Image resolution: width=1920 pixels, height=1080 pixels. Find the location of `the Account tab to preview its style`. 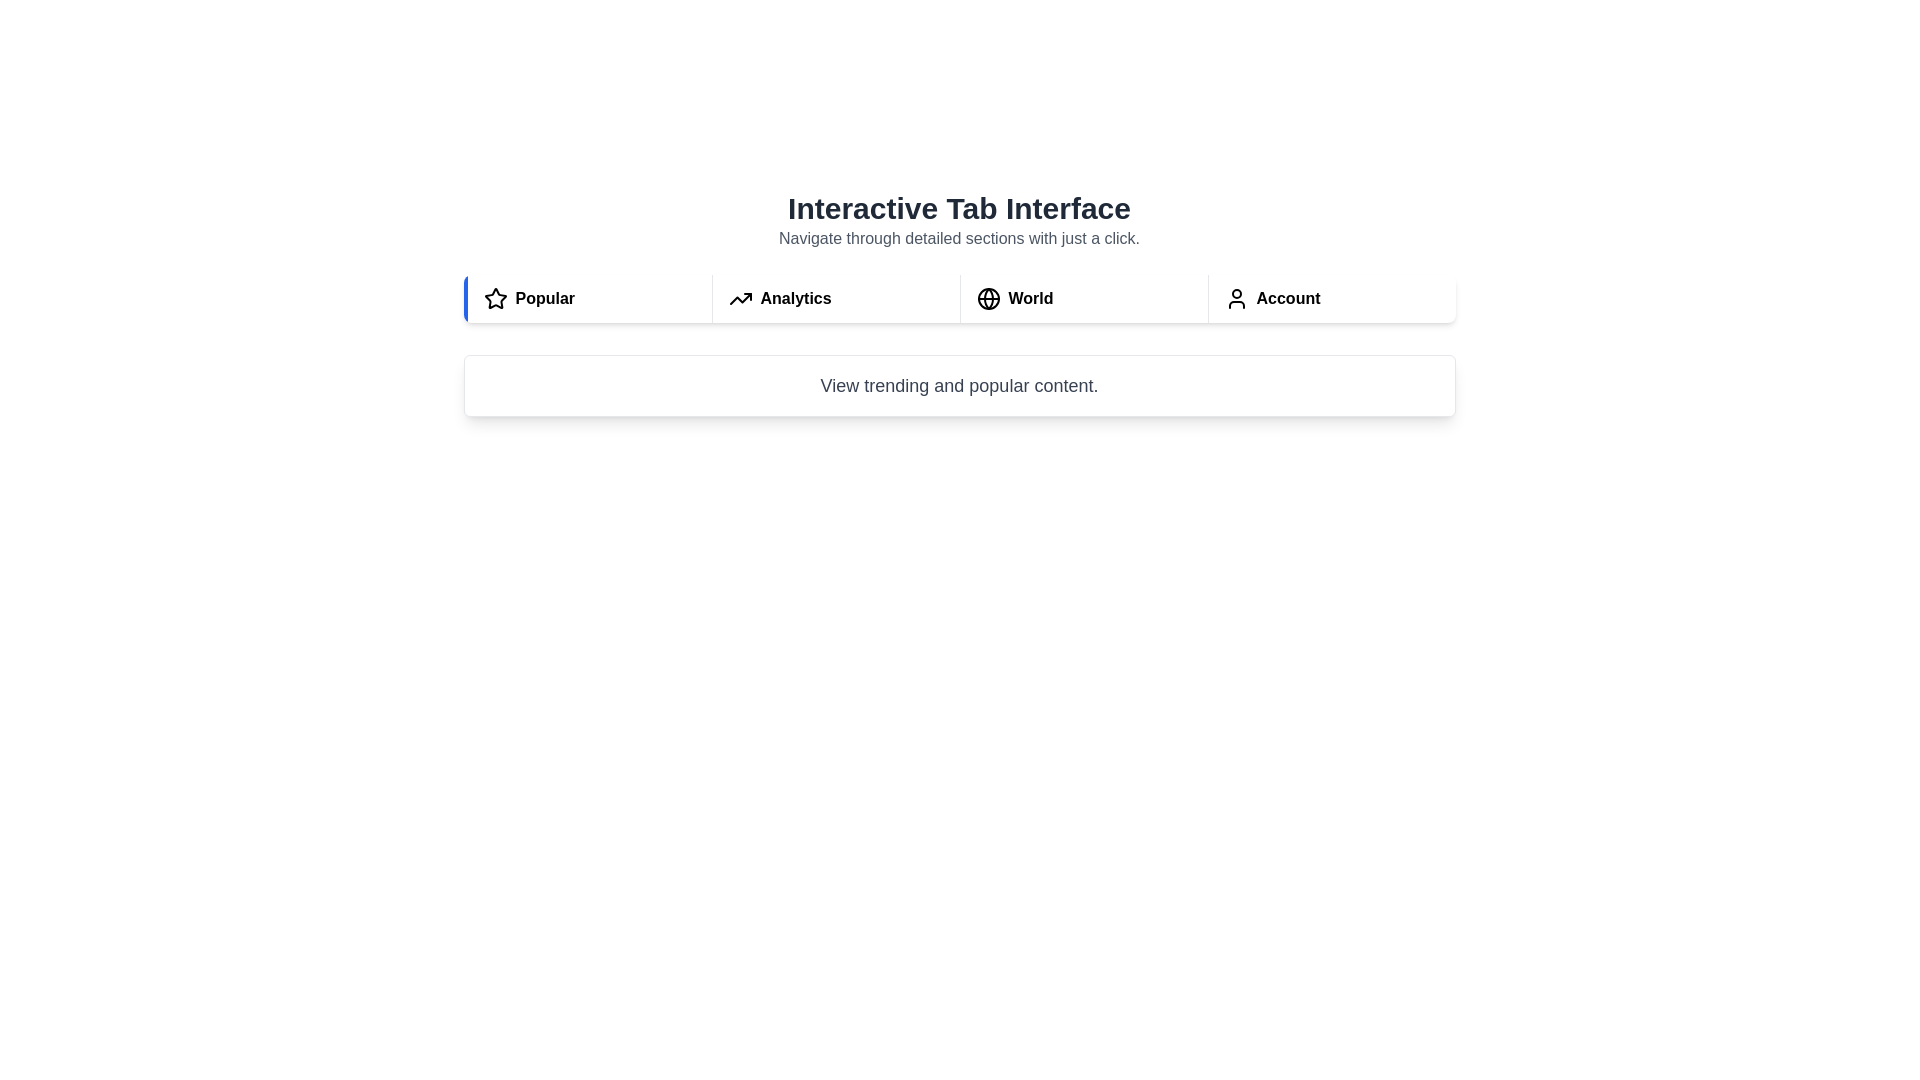

the Account tab to preview its style is located at coordinates (1331, 299).